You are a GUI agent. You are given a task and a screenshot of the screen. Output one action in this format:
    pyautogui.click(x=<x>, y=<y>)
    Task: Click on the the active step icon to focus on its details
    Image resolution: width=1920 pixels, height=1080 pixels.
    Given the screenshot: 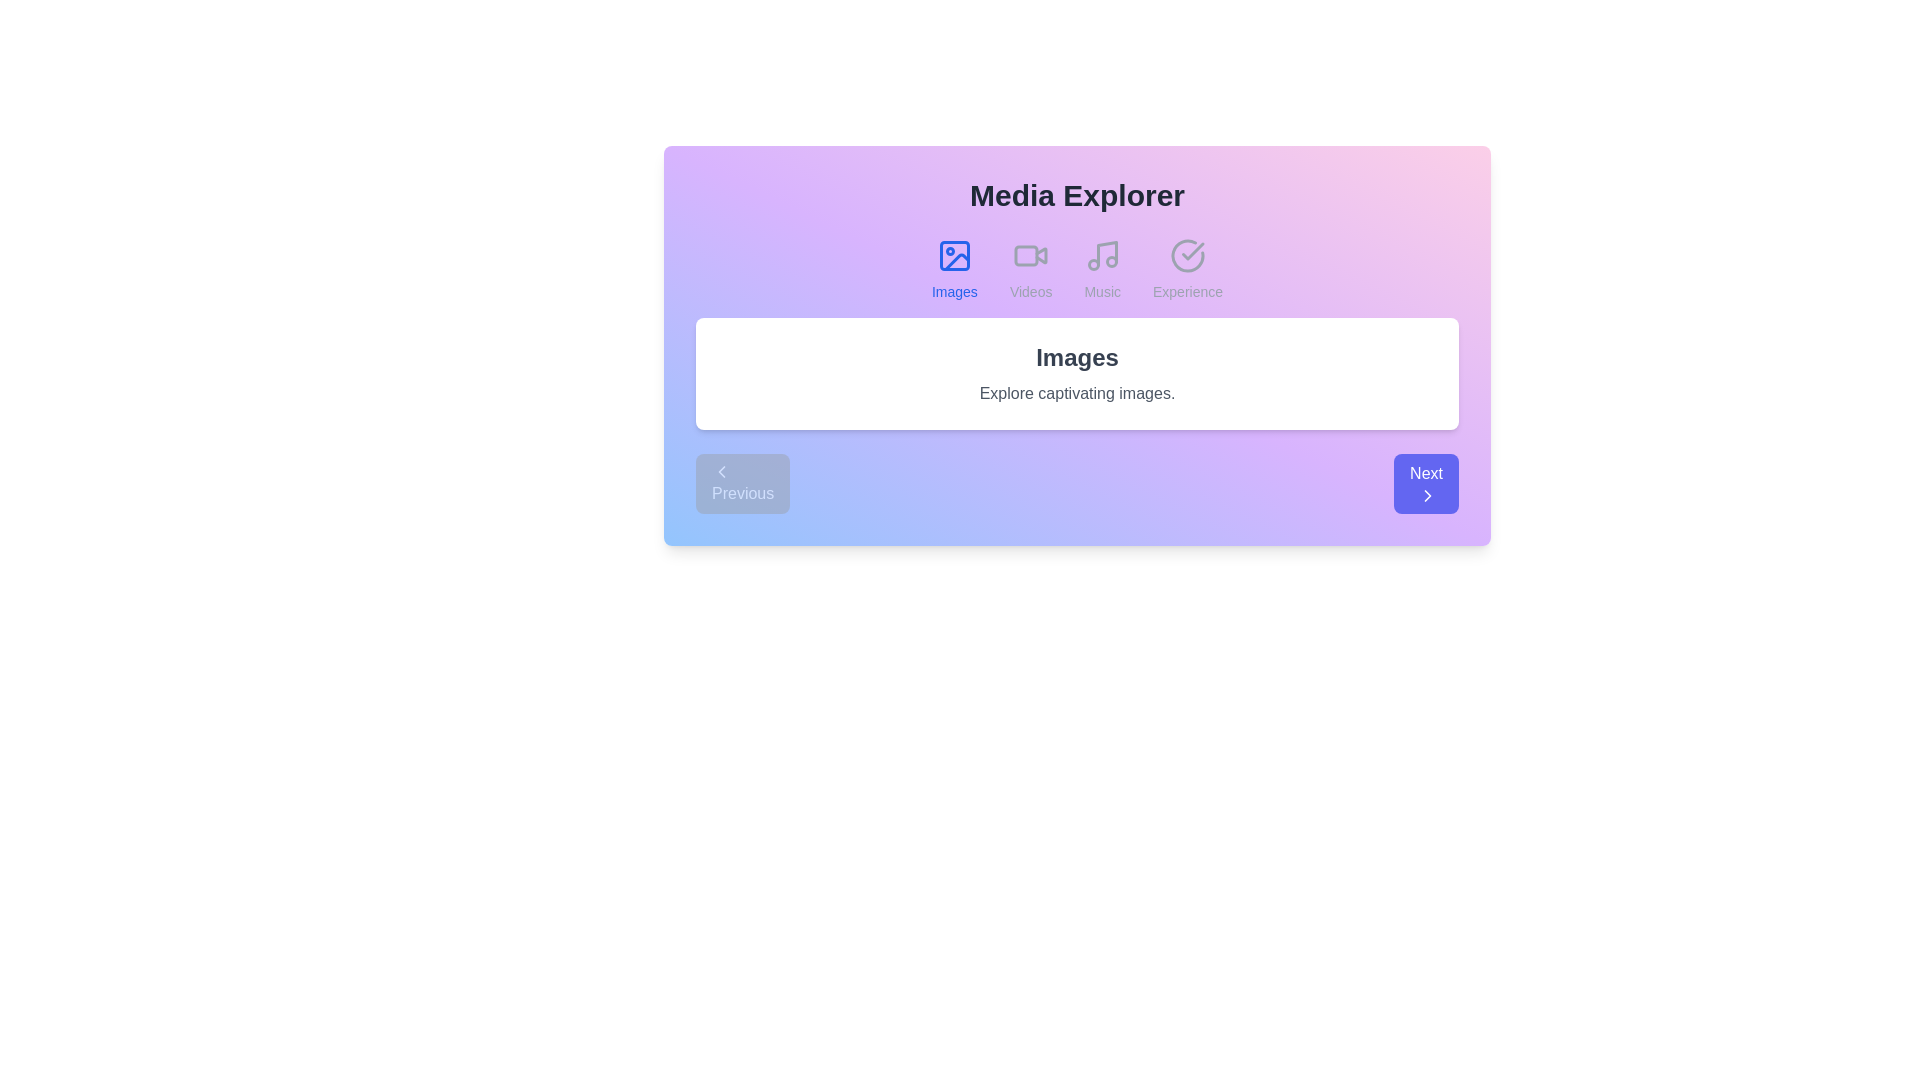 What is the action you would take?
    pyautogui.click(x=953, y=254)
    